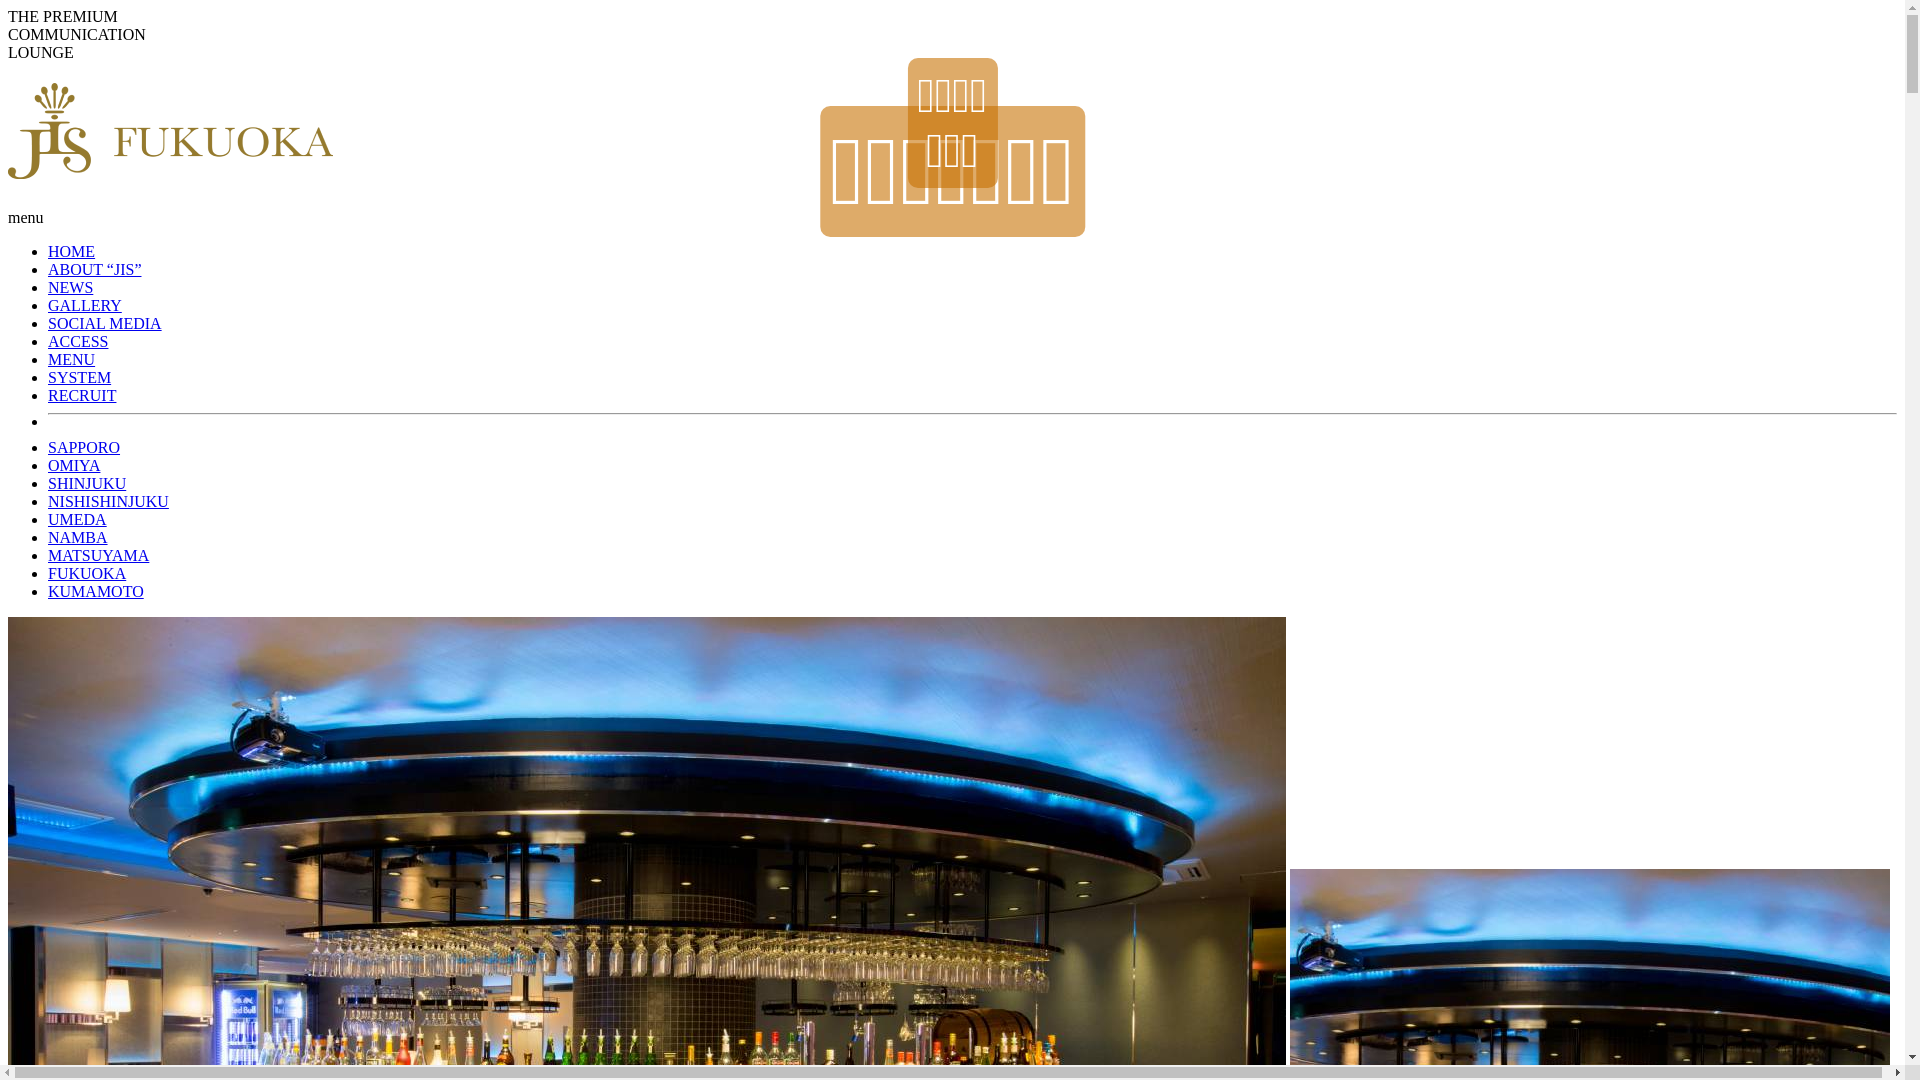 This screenshot has height=1080, width=1920. What do you see at coordinates (85, 573) in the screenshot?
I see `'FUKUOKA'` at bounding box center [85, 573].